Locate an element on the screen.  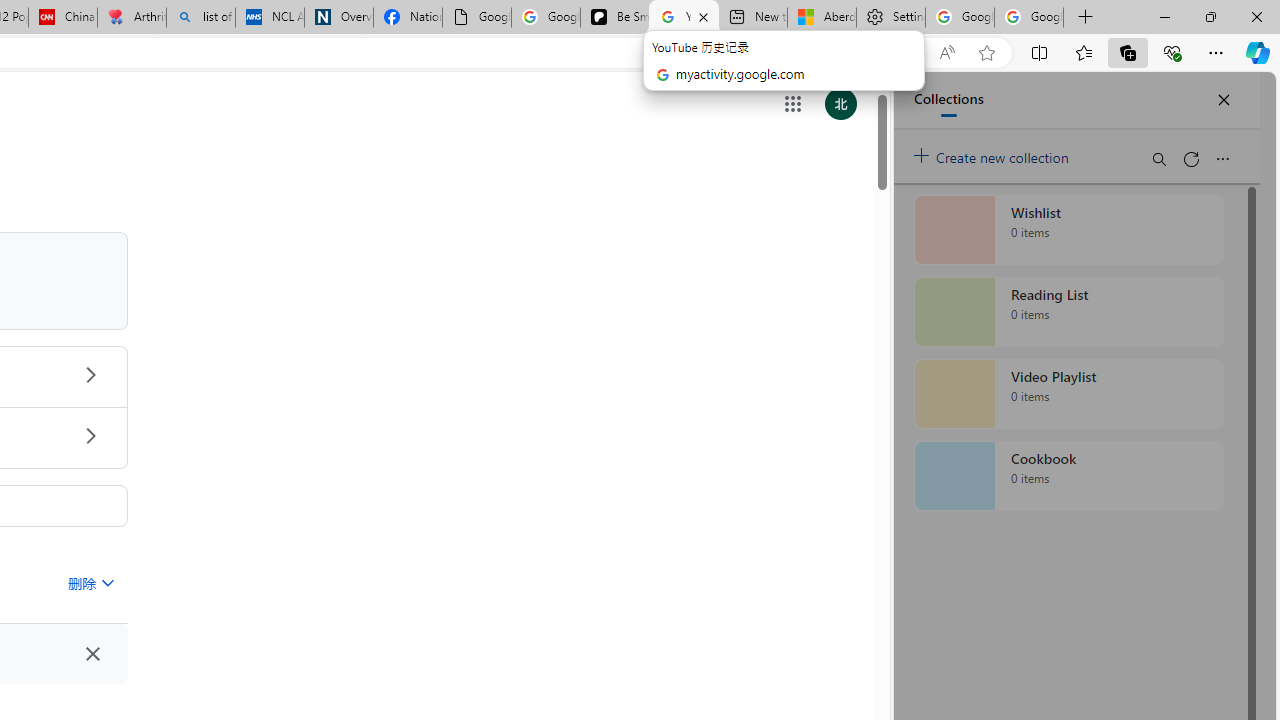
'Aberdeen, Hong Kong SAR hourly forecast | Microsoft Weather' is located at coordinates (822, 17).